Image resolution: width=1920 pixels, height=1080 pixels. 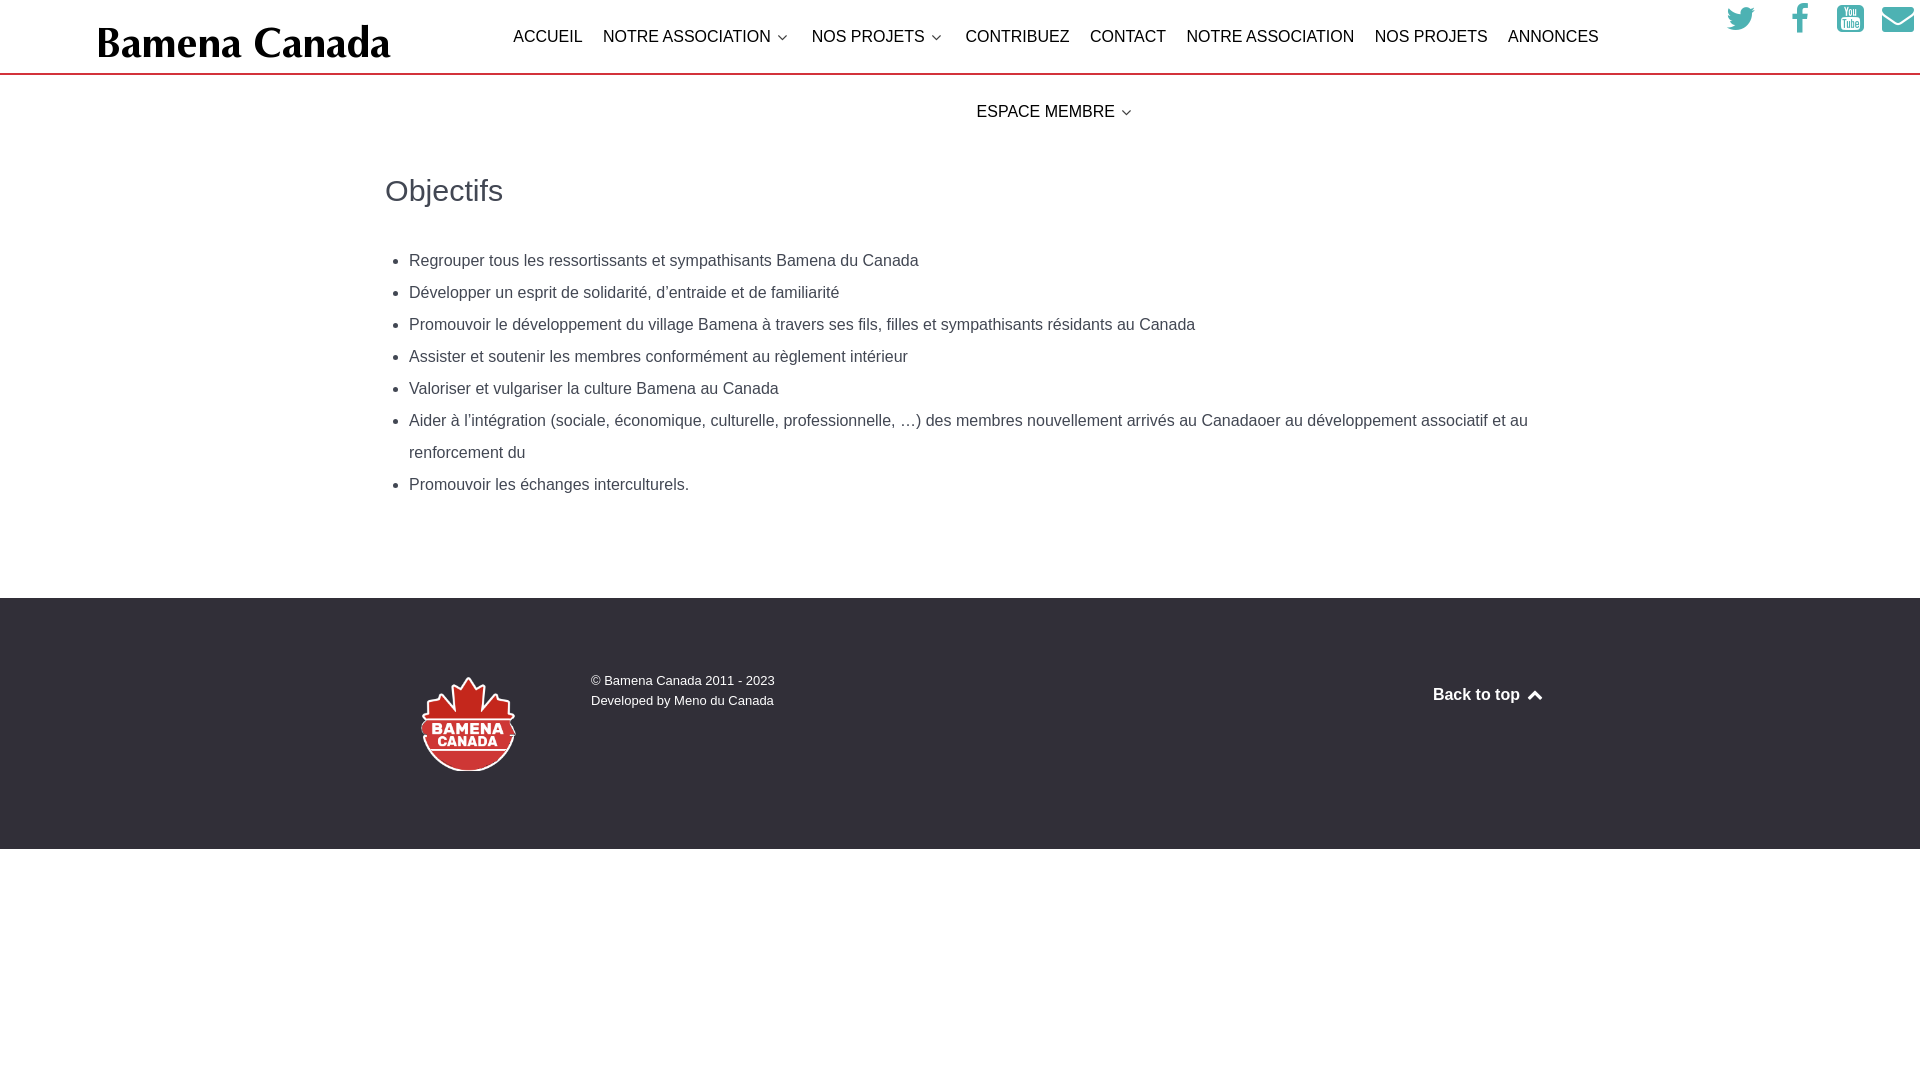 What do you see at coordinates (1128, 38) in the screenshot?
I see `'CONTACT'` at bounding box center [1128, 38].